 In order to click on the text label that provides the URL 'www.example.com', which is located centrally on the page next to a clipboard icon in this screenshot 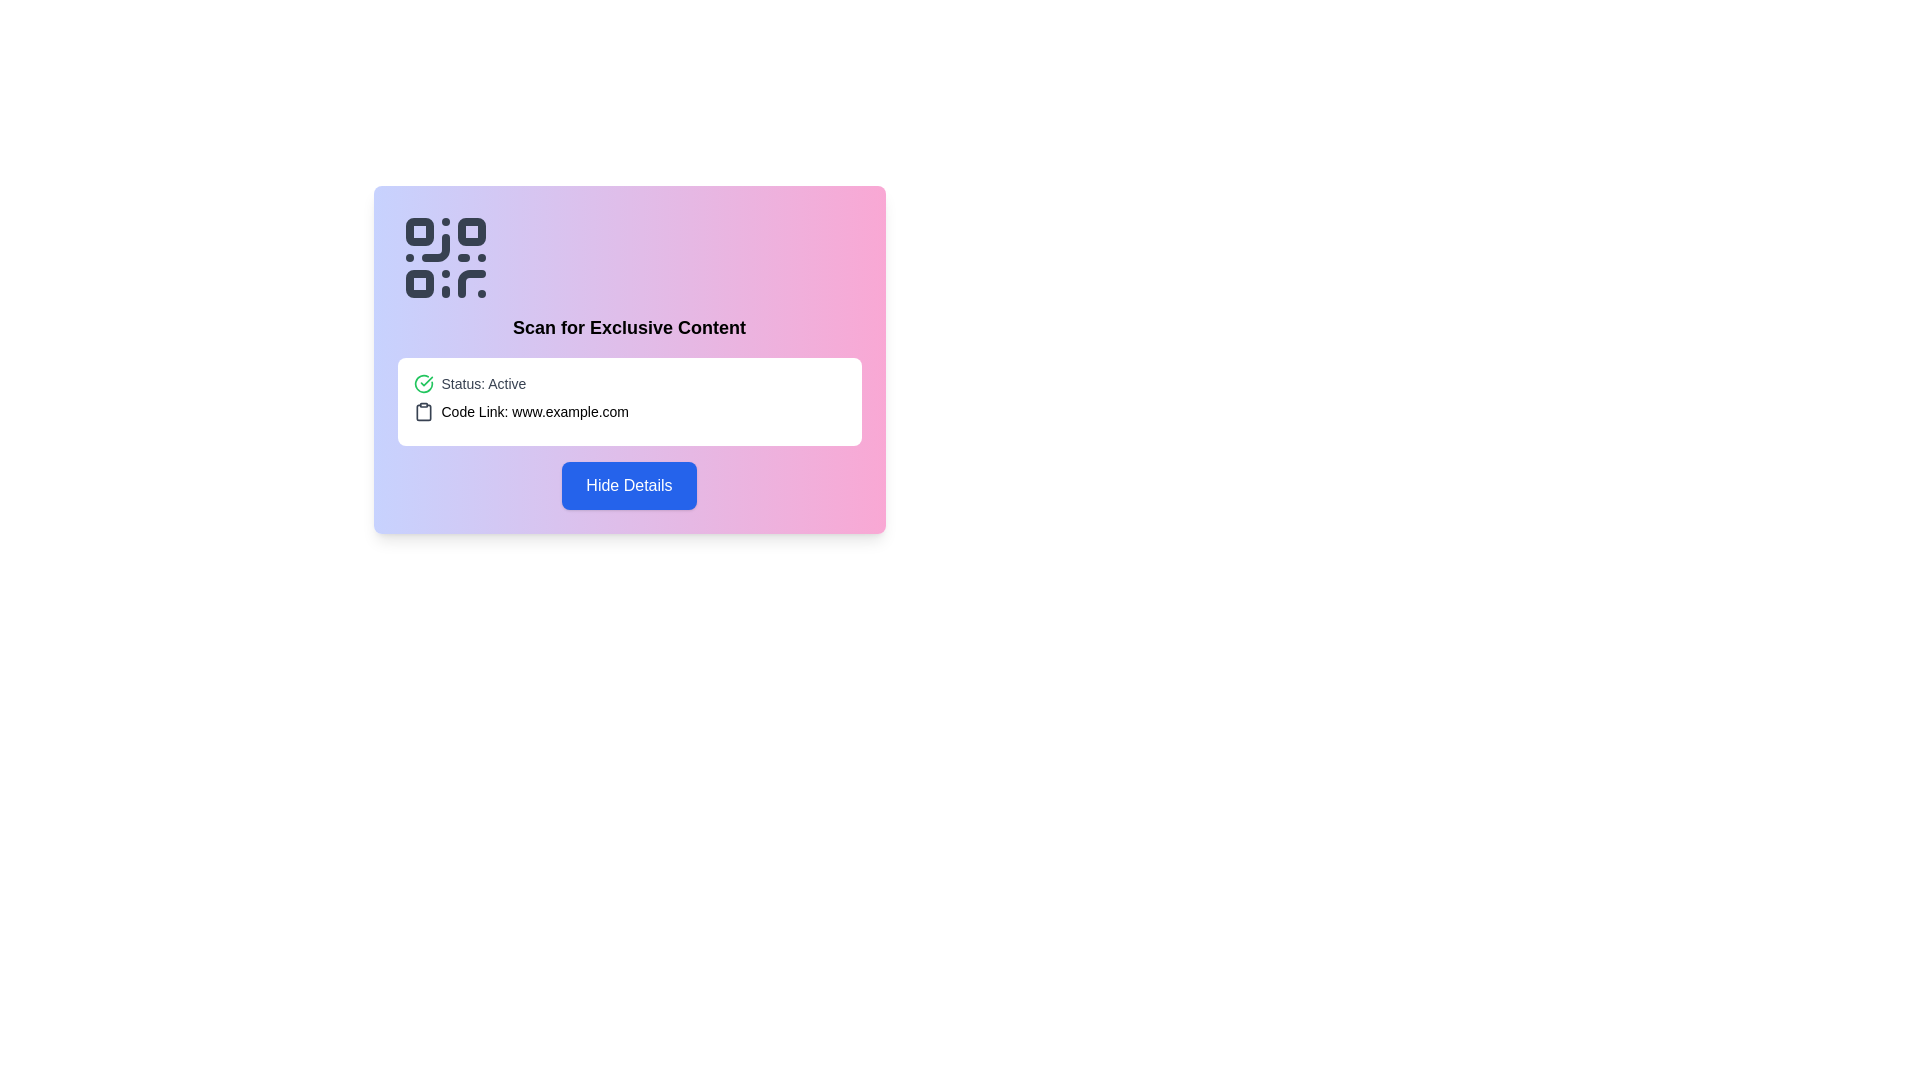, I will do `click(535, 411)`.